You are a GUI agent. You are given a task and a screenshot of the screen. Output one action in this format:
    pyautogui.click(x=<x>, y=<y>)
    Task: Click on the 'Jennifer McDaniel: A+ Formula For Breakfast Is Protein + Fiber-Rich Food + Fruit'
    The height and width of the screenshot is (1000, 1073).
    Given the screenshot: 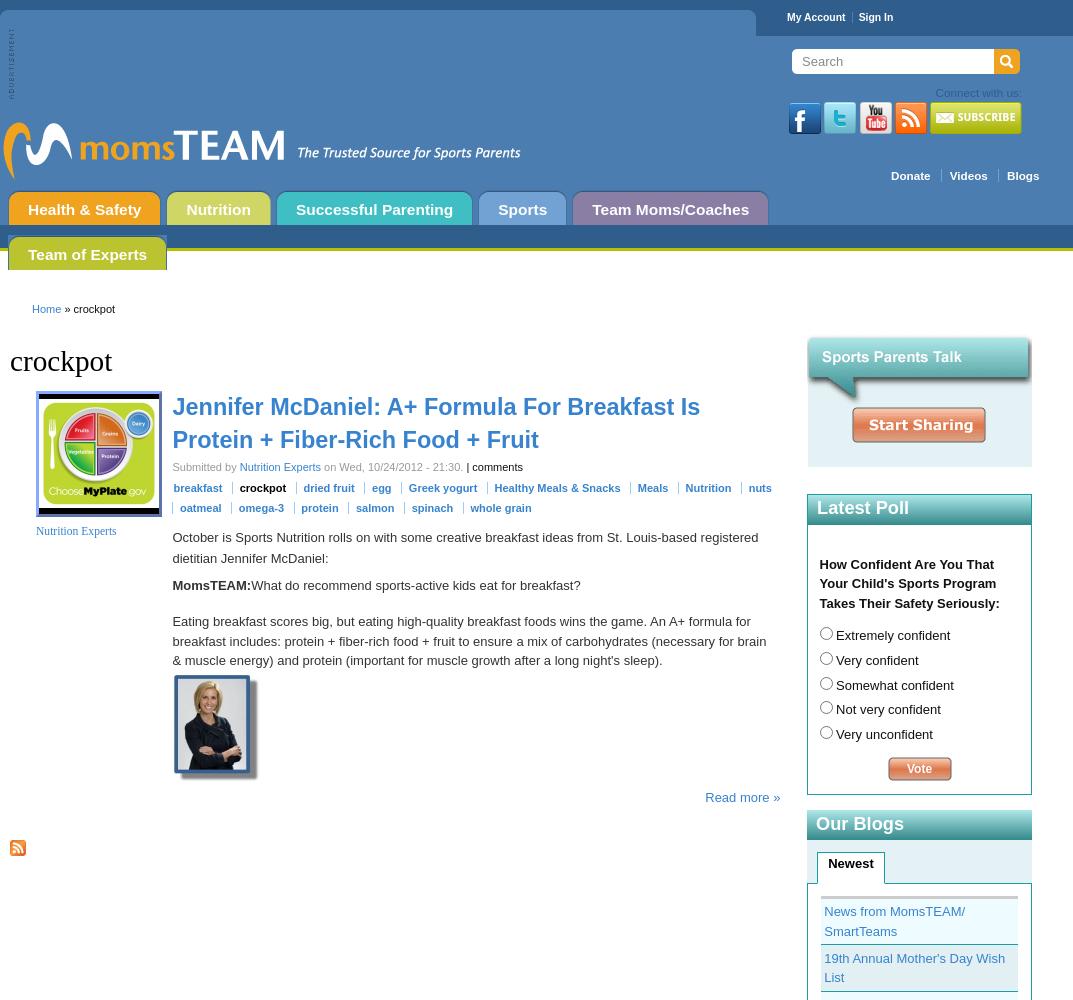 What is the action you would take?
    pyautogui.click(x=435, y=422)
    